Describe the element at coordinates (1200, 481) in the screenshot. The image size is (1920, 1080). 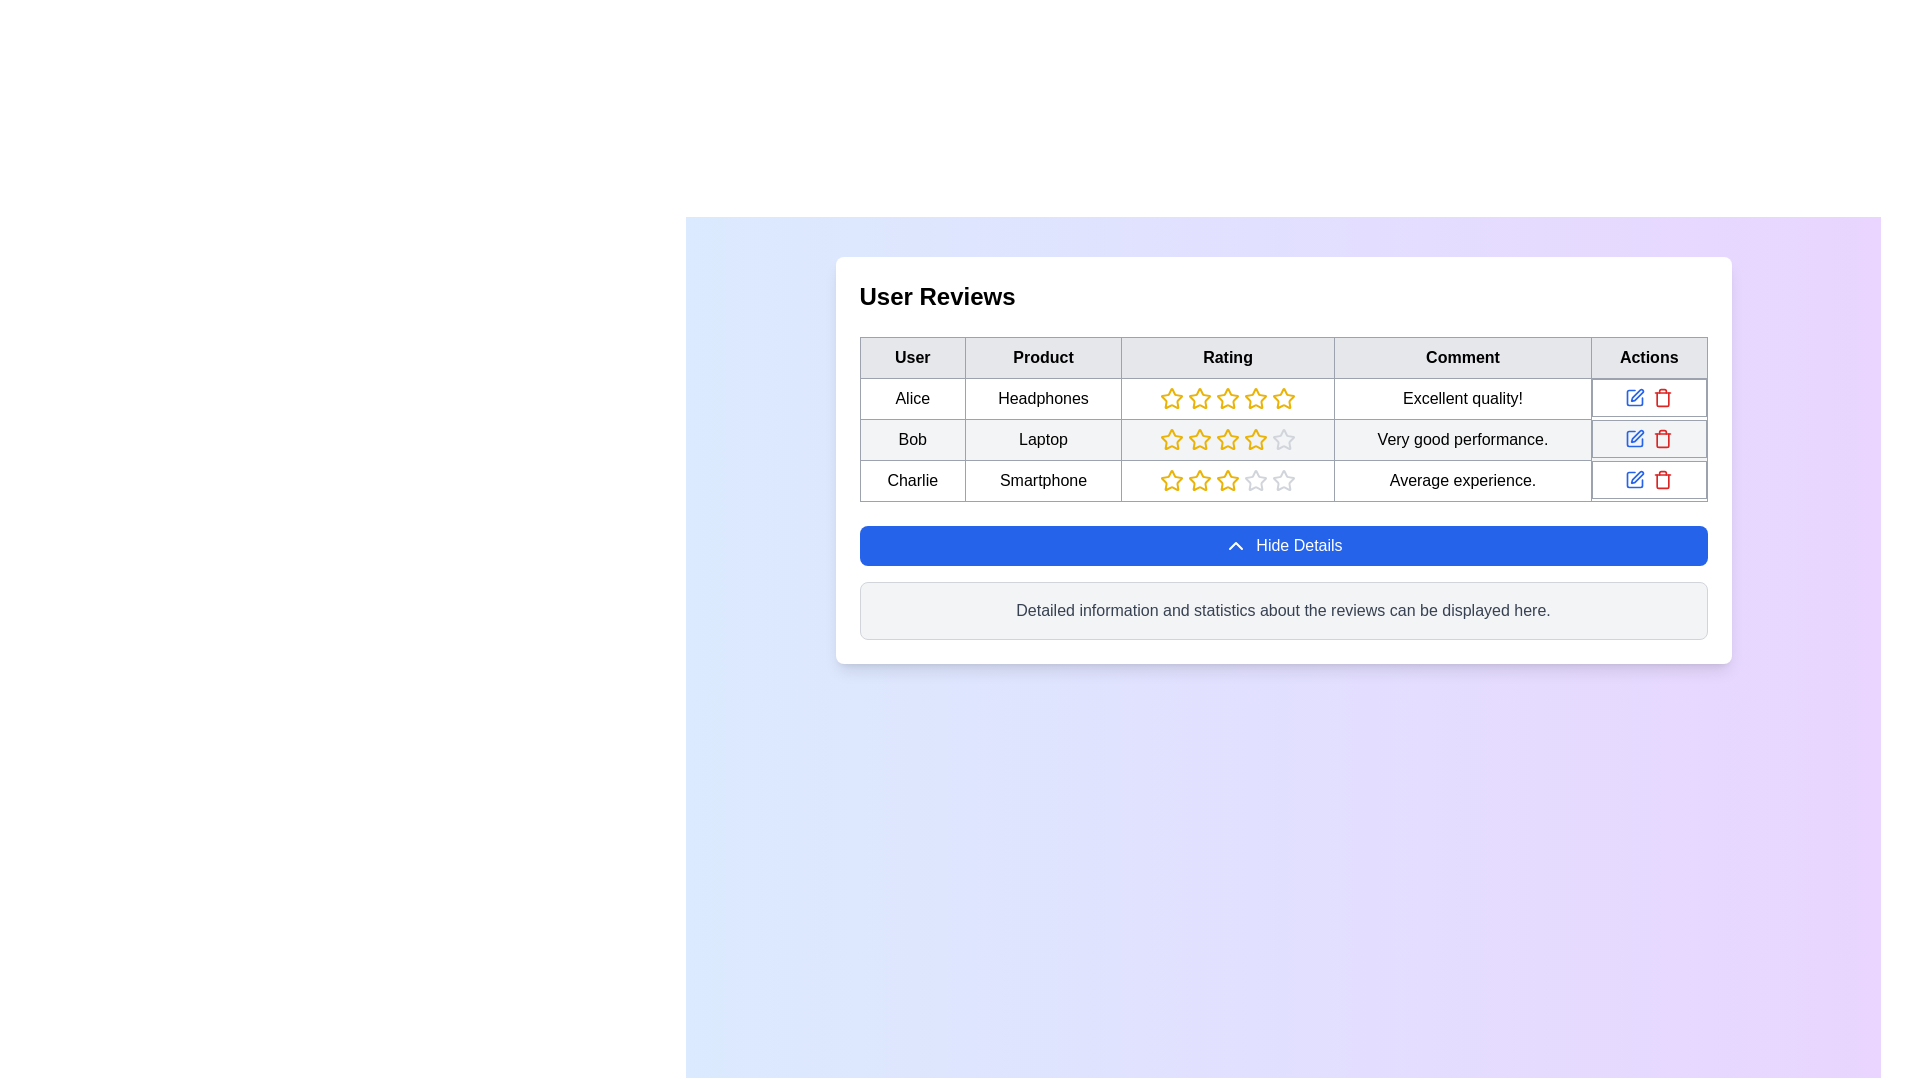
I see `the third star icon representing the rating score for the 'Charlie' entry in the 'User Reviews' table` at that location.